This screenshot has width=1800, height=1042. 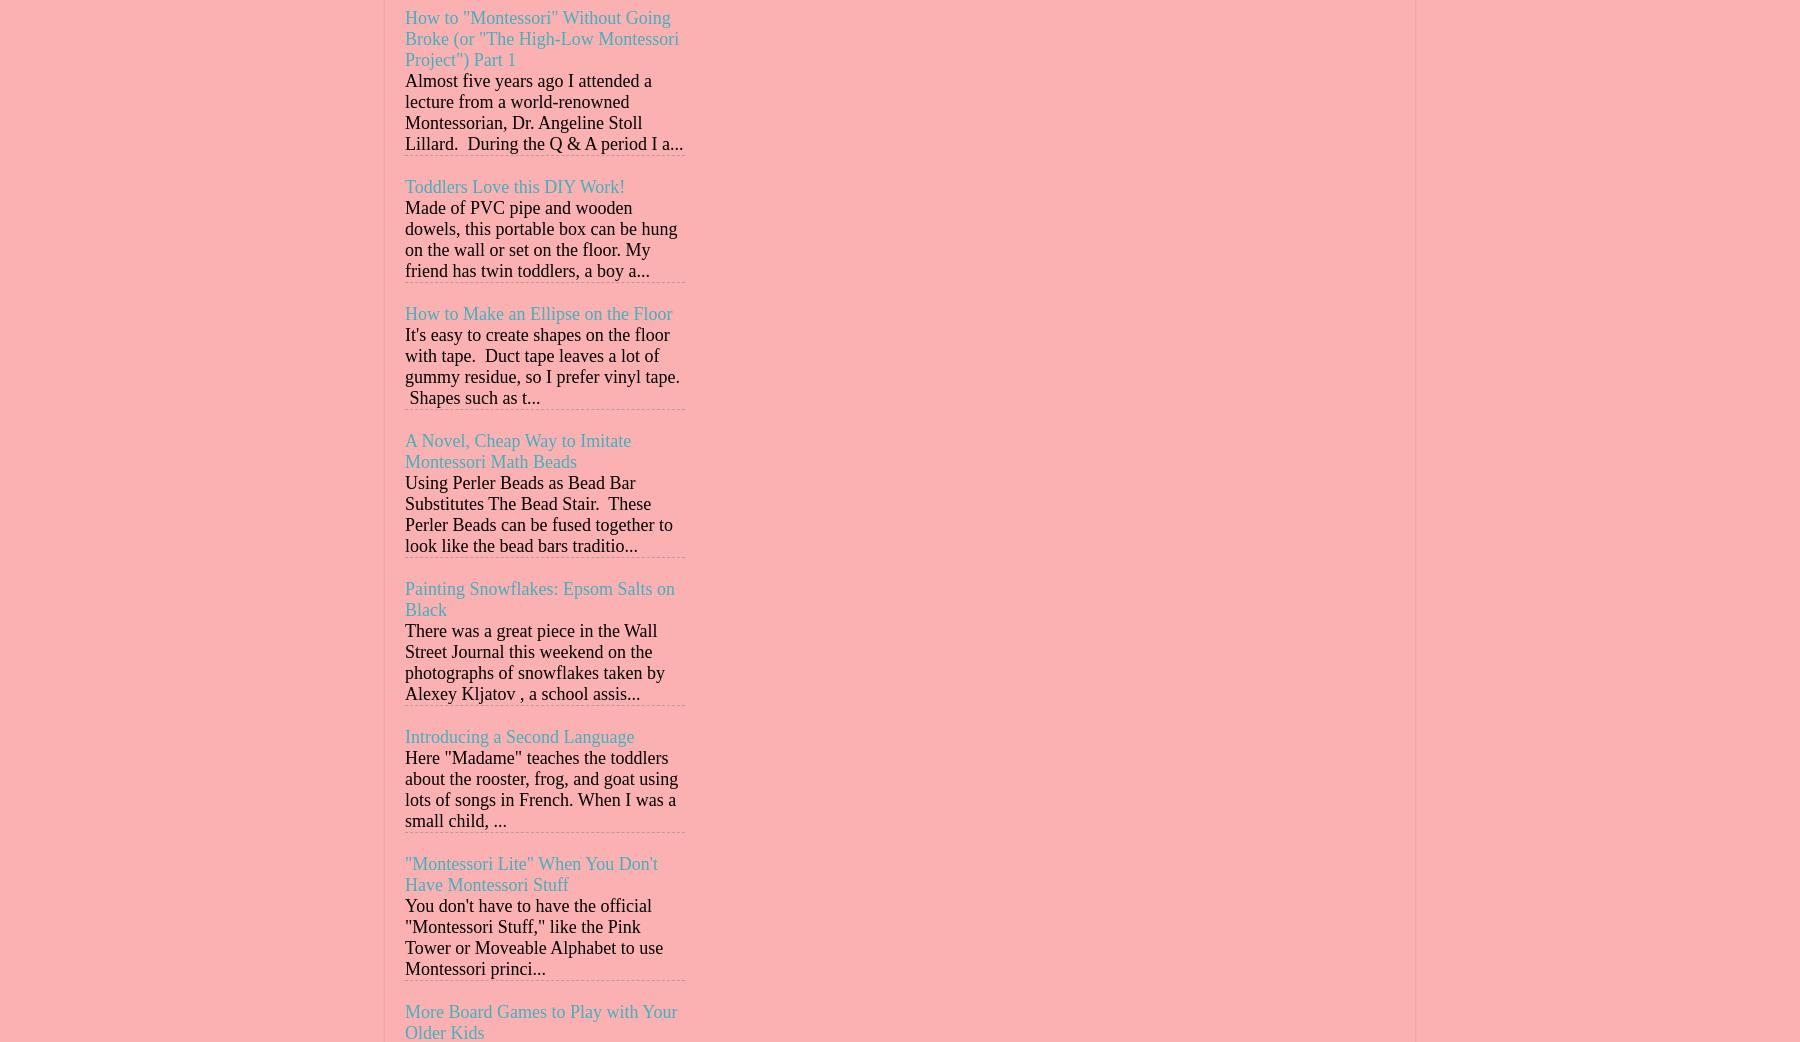 What do you see at coordinates (542, 112) in the screenshot?
I see `'Almost five years ago I attended a lecture from a world-renowned Montessorian, Dr. Angeline Stoll Lillard.  During the Q & A period I a...'` at bounding box center [542, 112].